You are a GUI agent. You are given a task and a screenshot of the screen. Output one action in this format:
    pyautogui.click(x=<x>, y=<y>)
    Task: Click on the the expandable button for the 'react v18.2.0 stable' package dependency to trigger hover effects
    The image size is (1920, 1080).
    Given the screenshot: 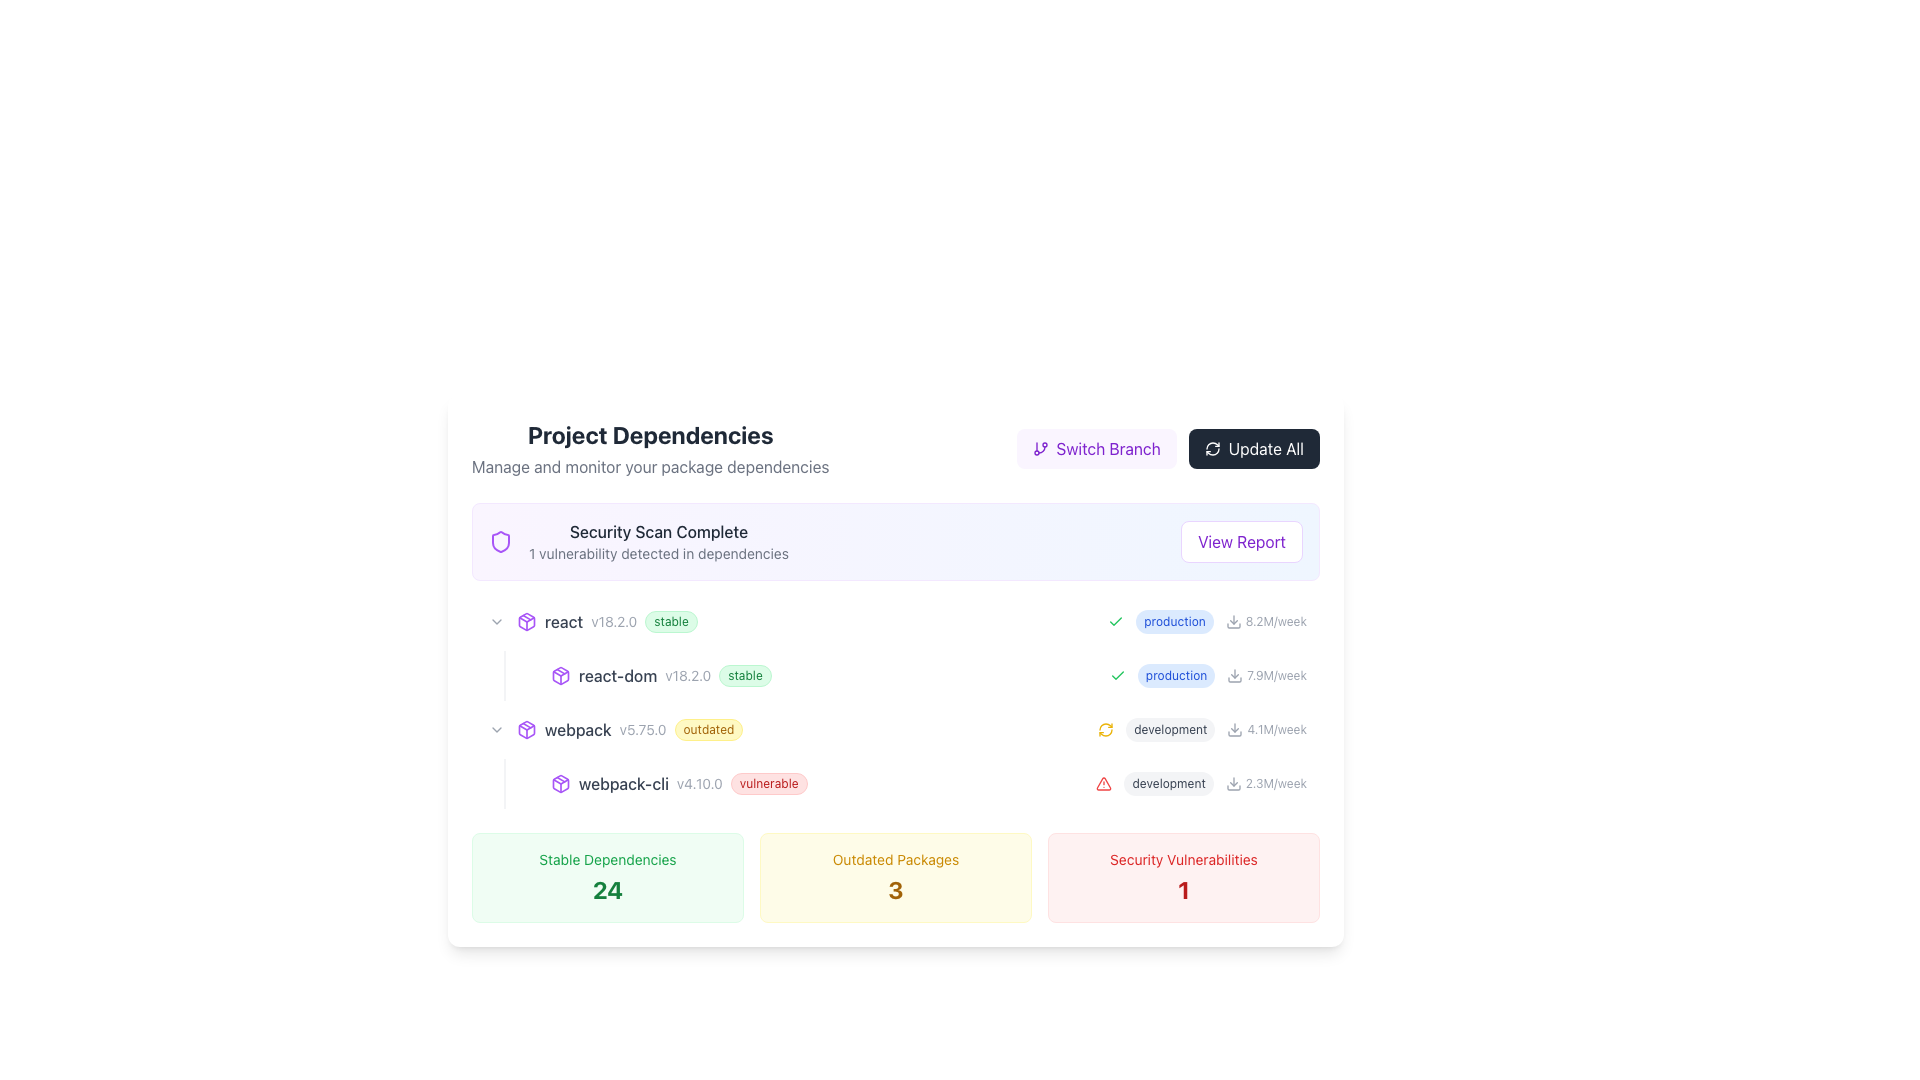 What is the action you would take?
    pyautogui.click(x=497, y=620)
    